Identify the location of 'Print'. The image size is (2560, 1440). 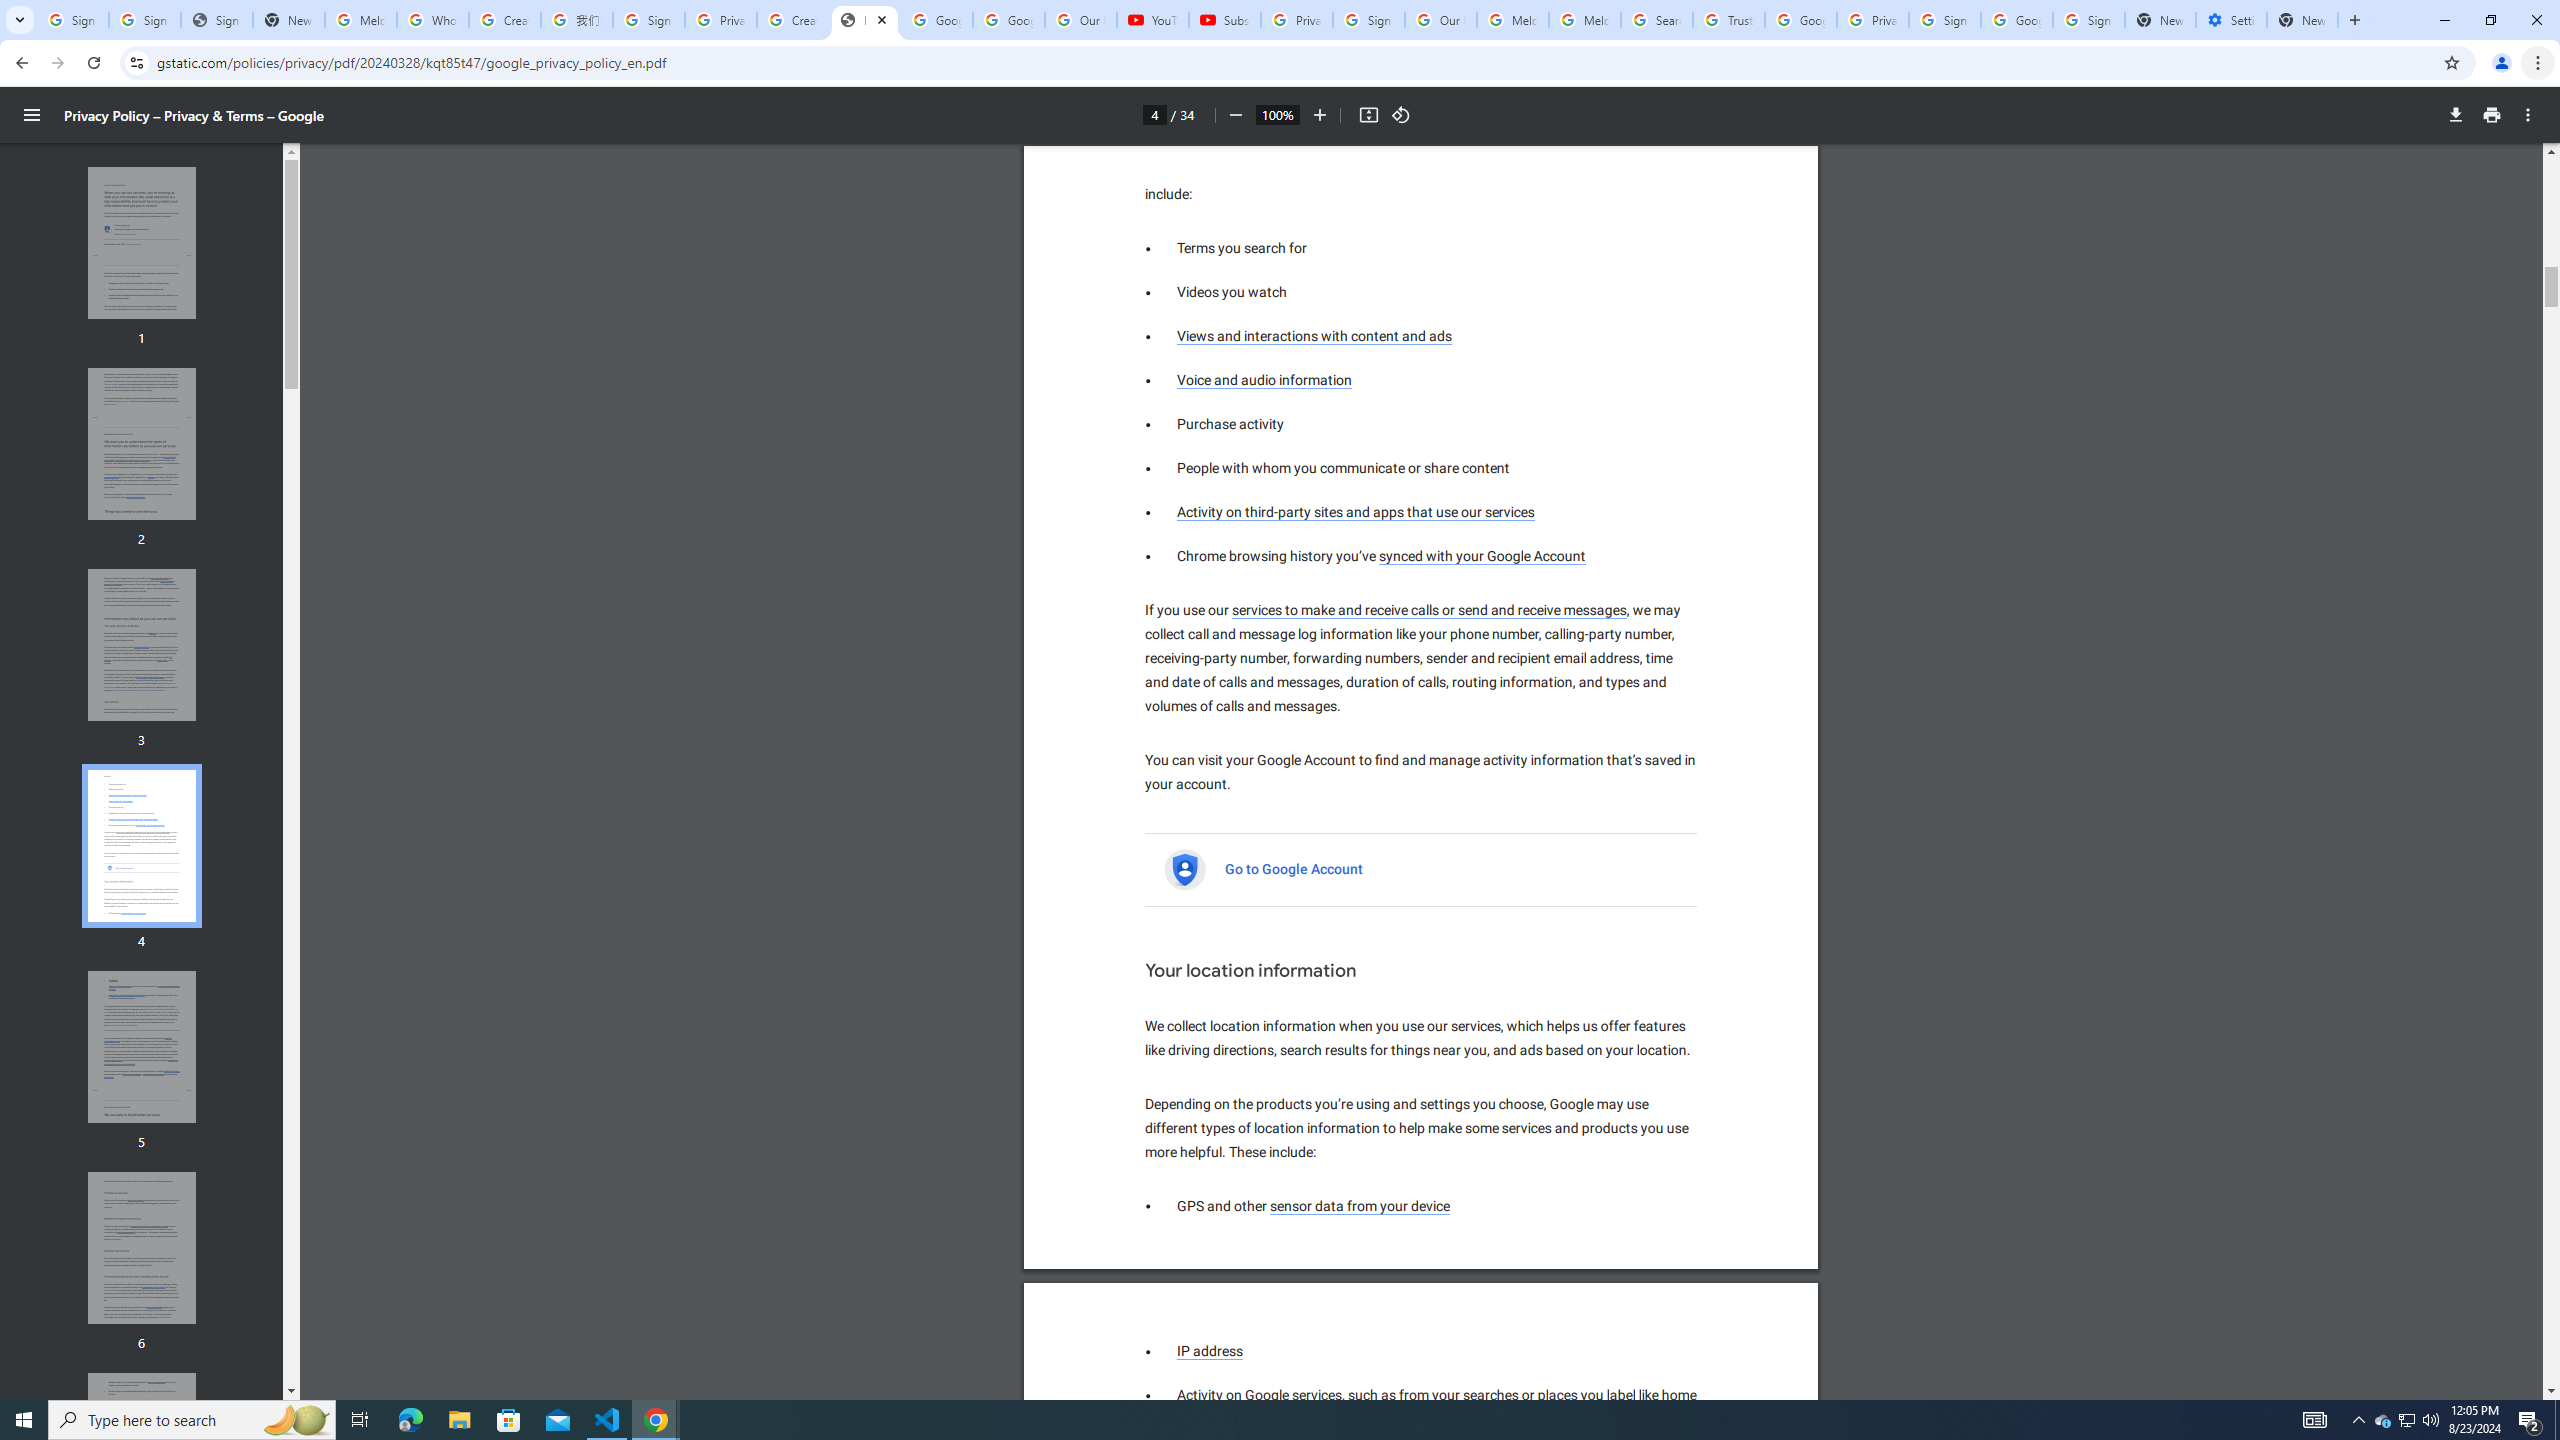
(2491, 114).